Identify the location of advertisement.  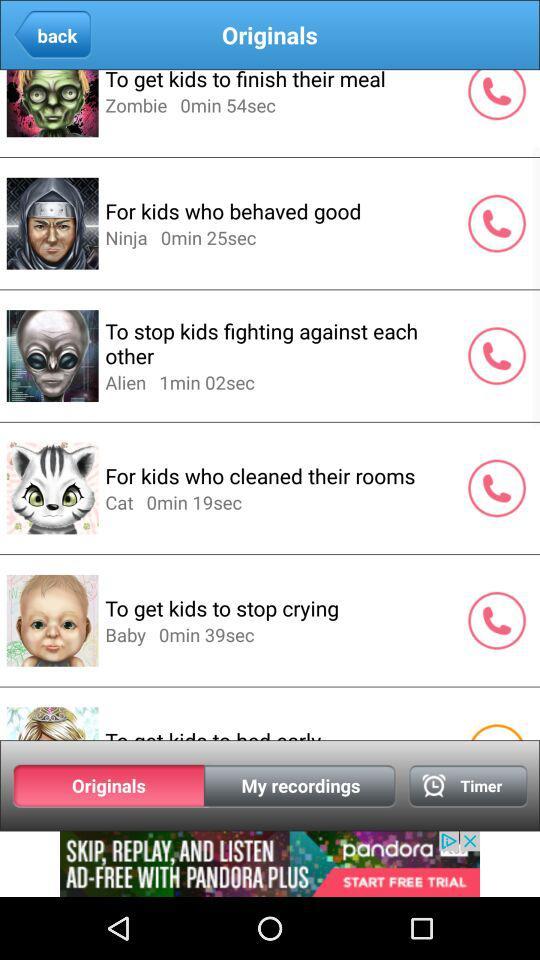
(270, 863).